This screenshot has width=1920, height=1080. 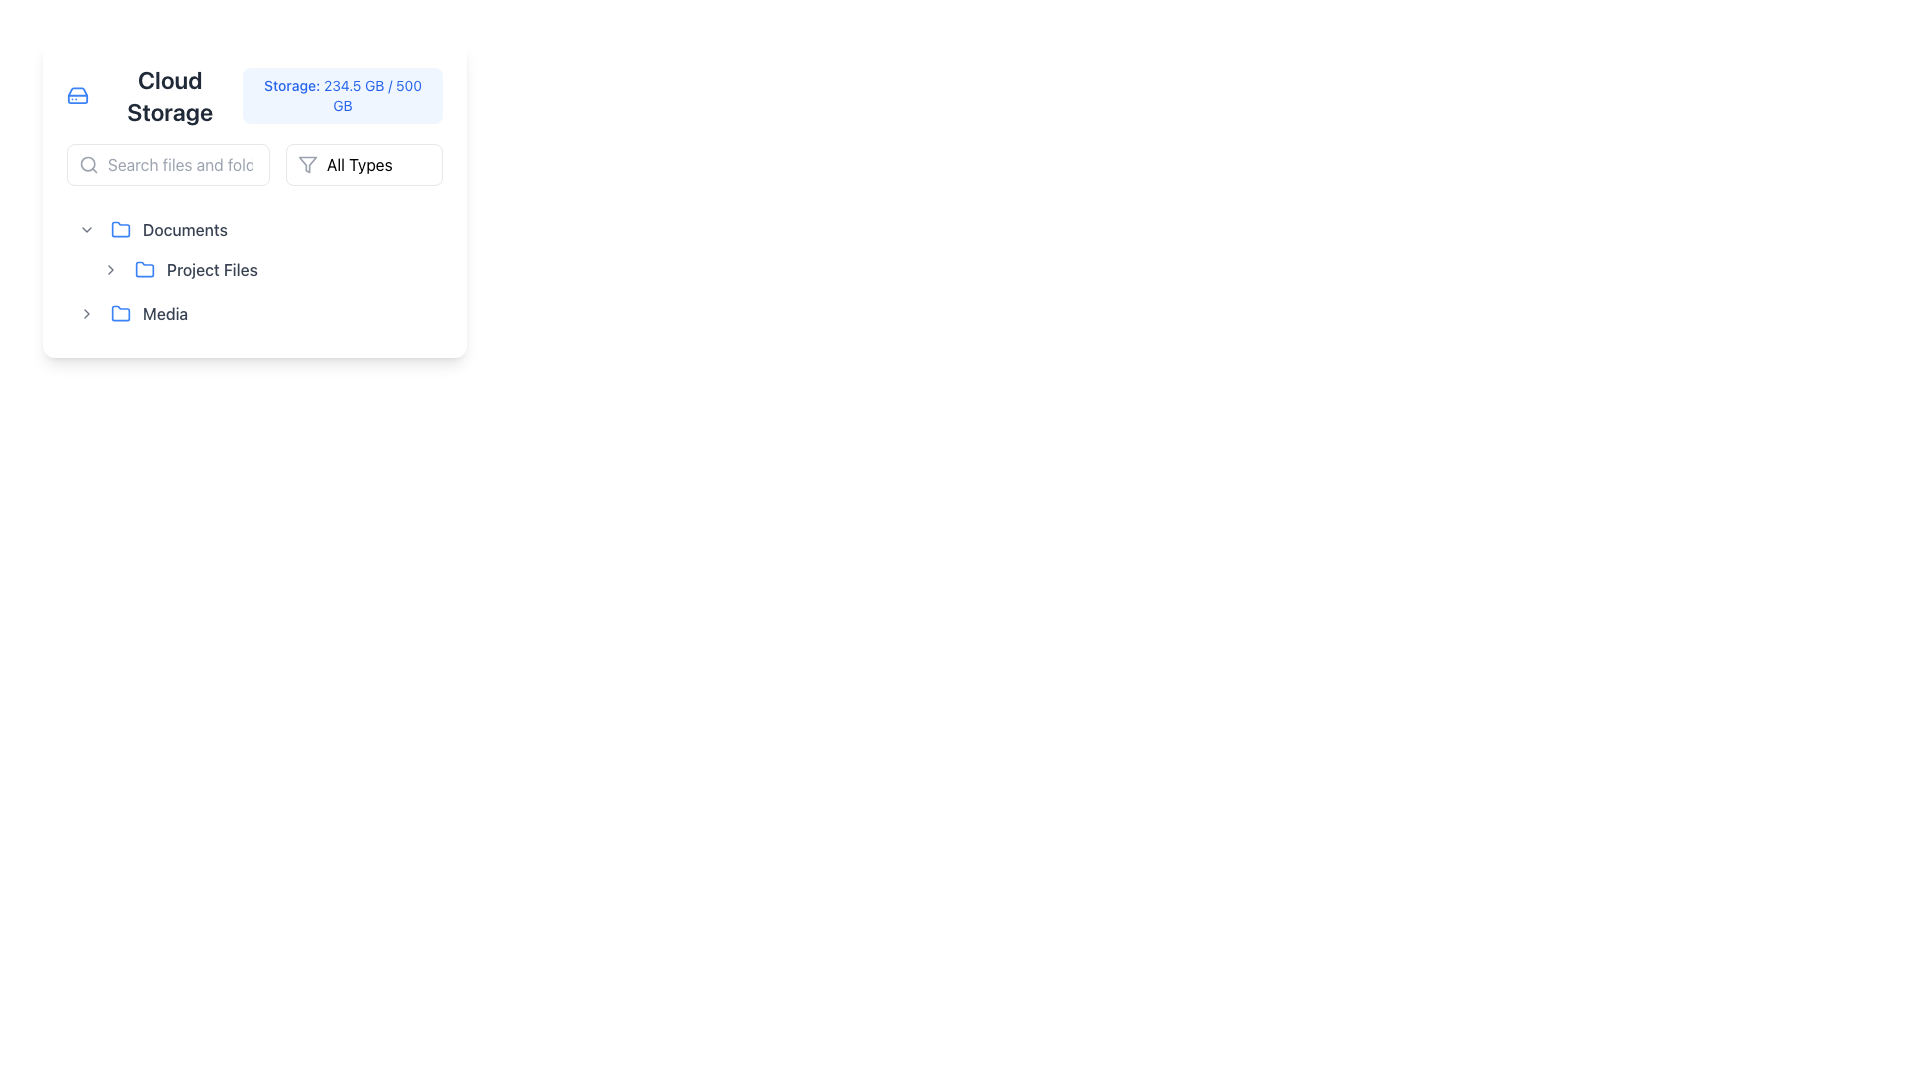 I want to click on the filter icon located to the left of the text label within the 'All Types' dropdown button, which visually indicates the filter functionality, so click(x=306, y=164).